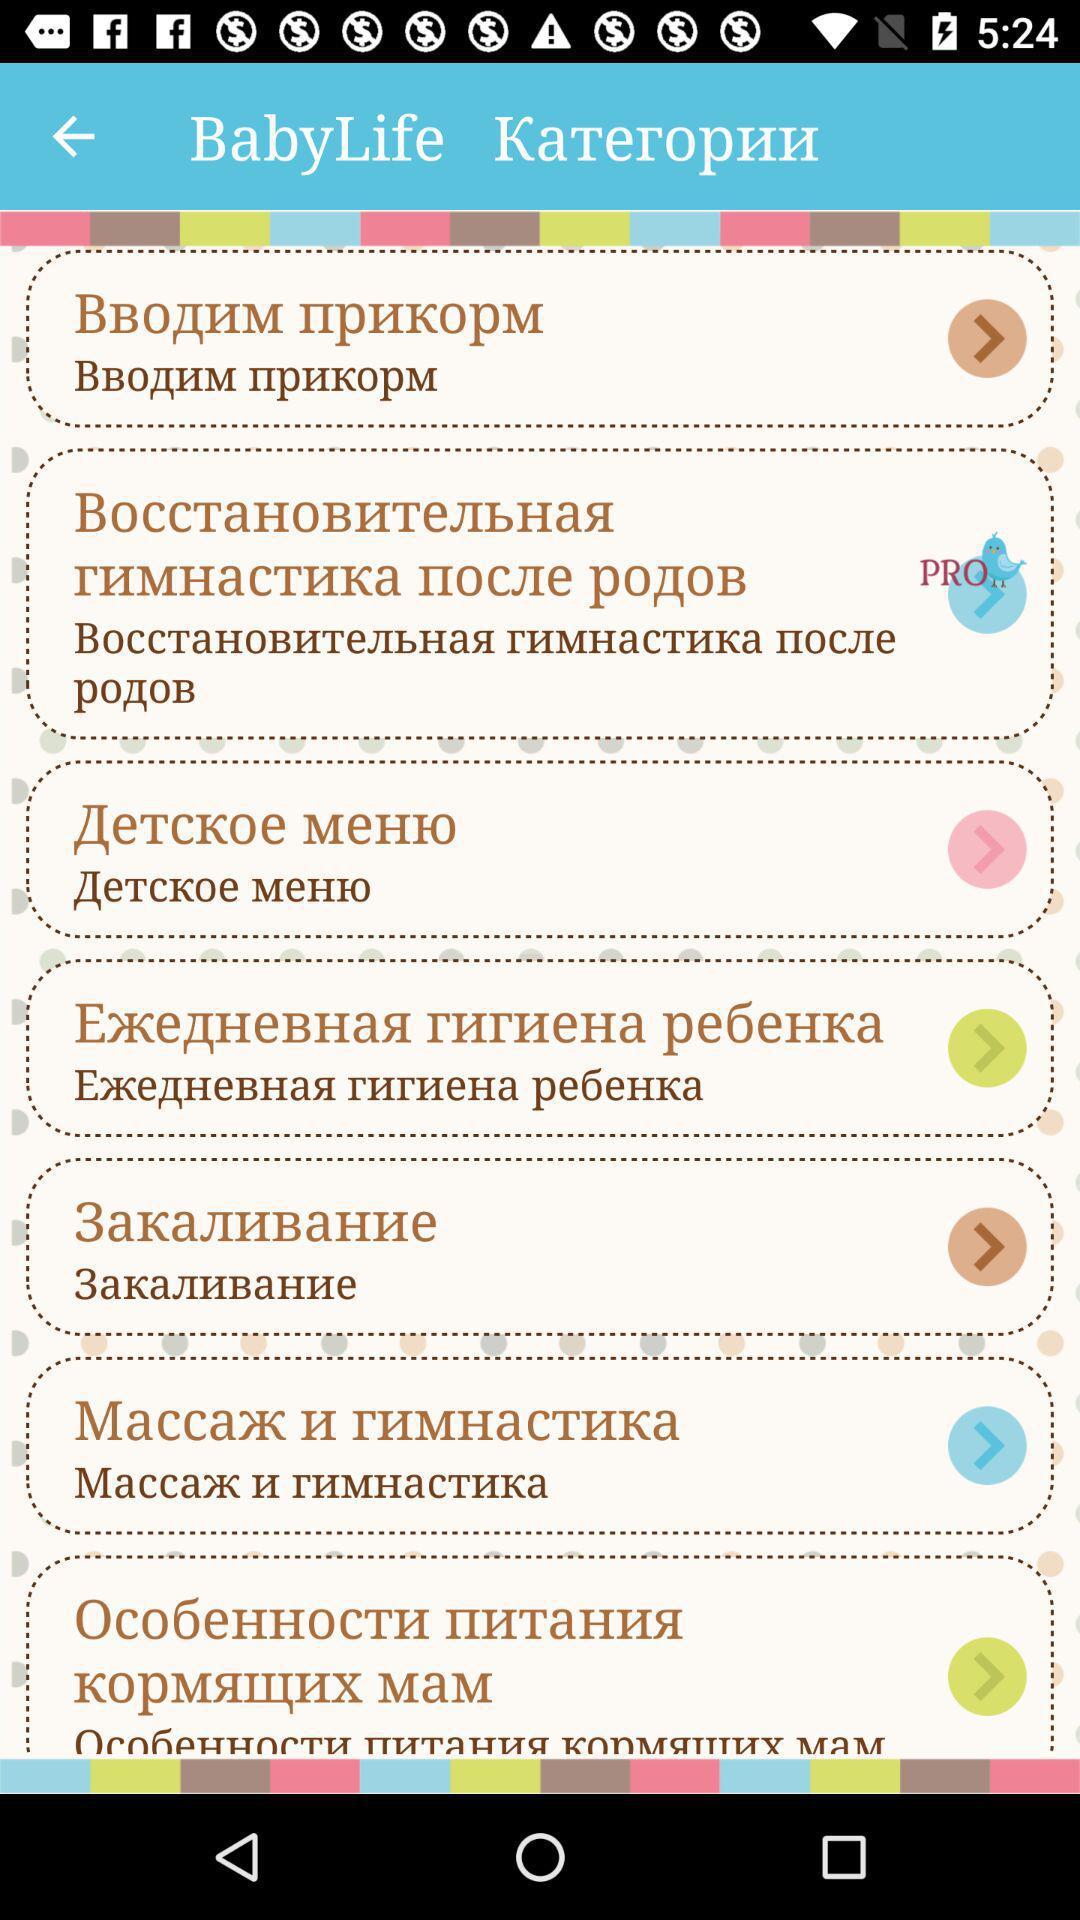  Describe the element at coordinates (72, 135) in the screenshot. I see `the item to the left of the babylife item` at that location.